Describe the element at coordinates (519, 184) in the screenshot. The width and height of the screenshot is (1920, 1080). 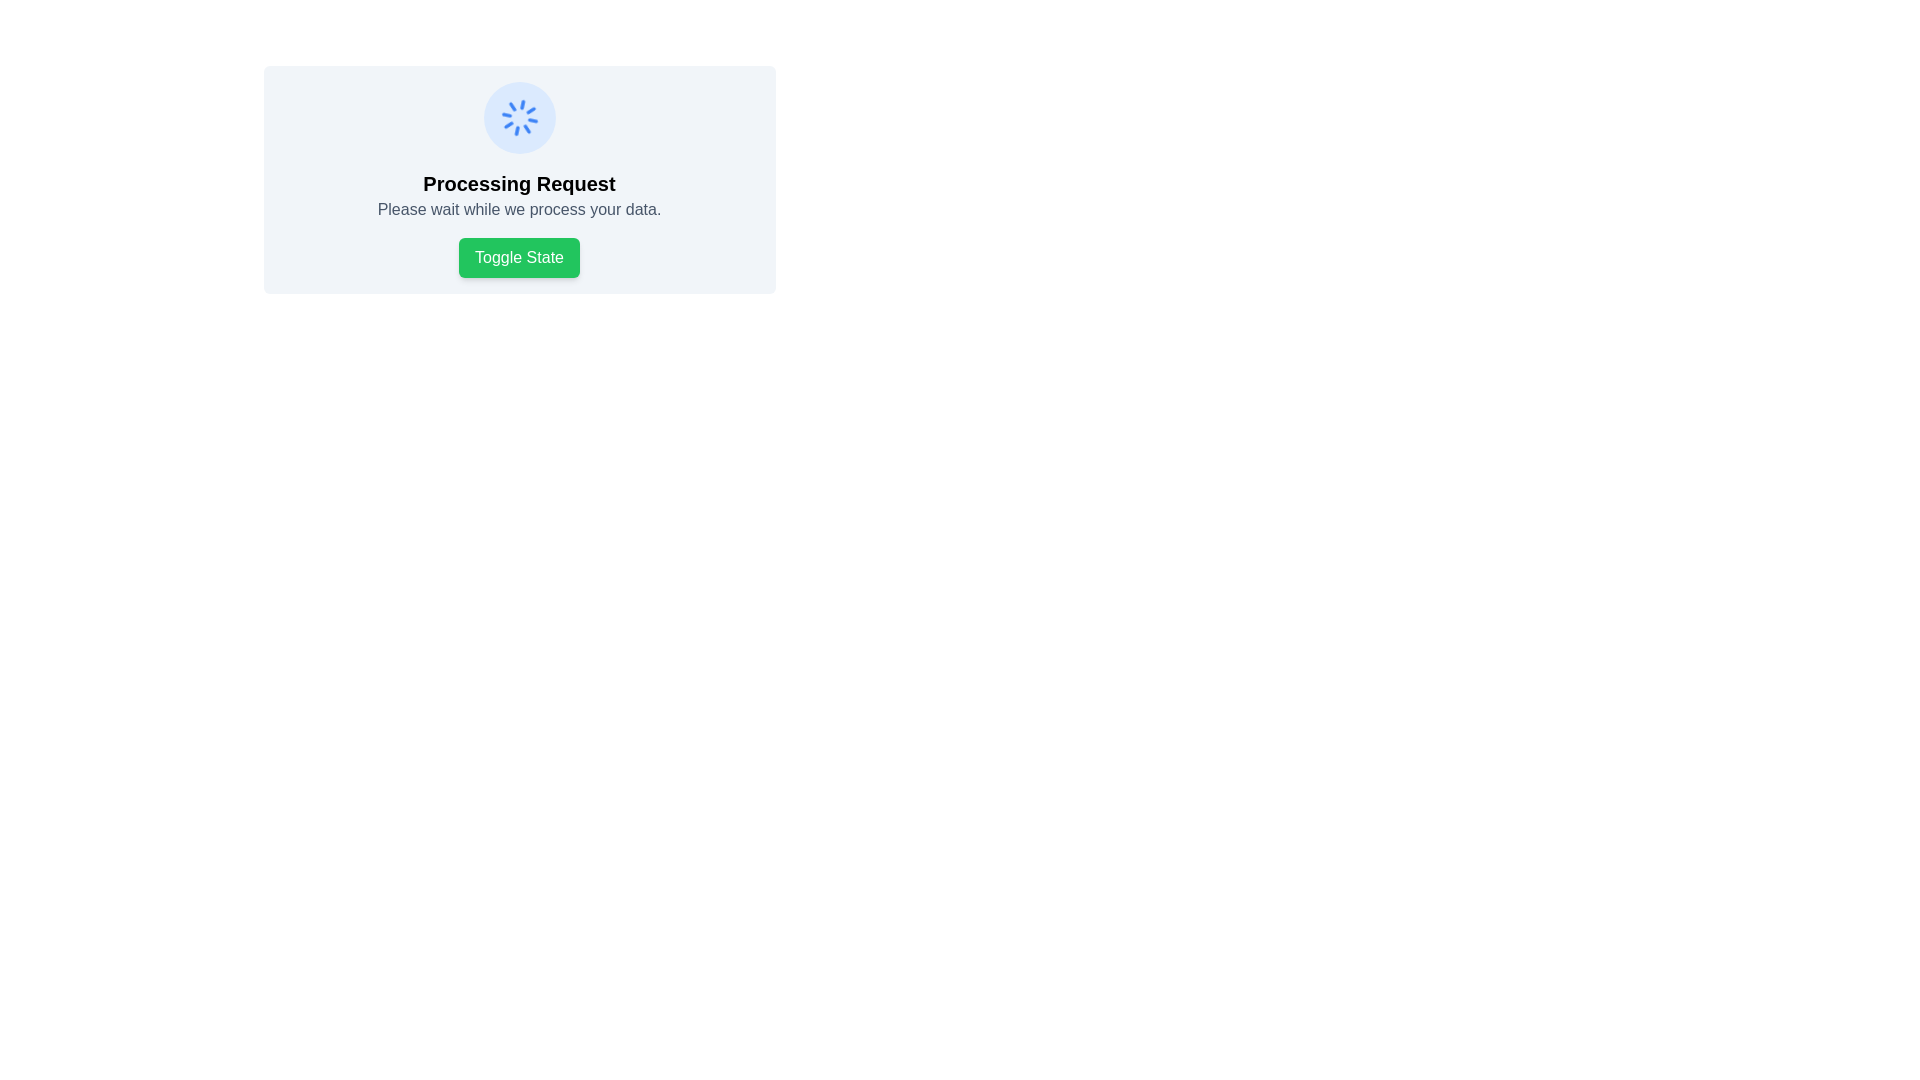
I see `the static text label indicating that a process is currently ongoing, which is positioned below a spinning loader and above a 'Please wait while we process your data.' text element` at that location.